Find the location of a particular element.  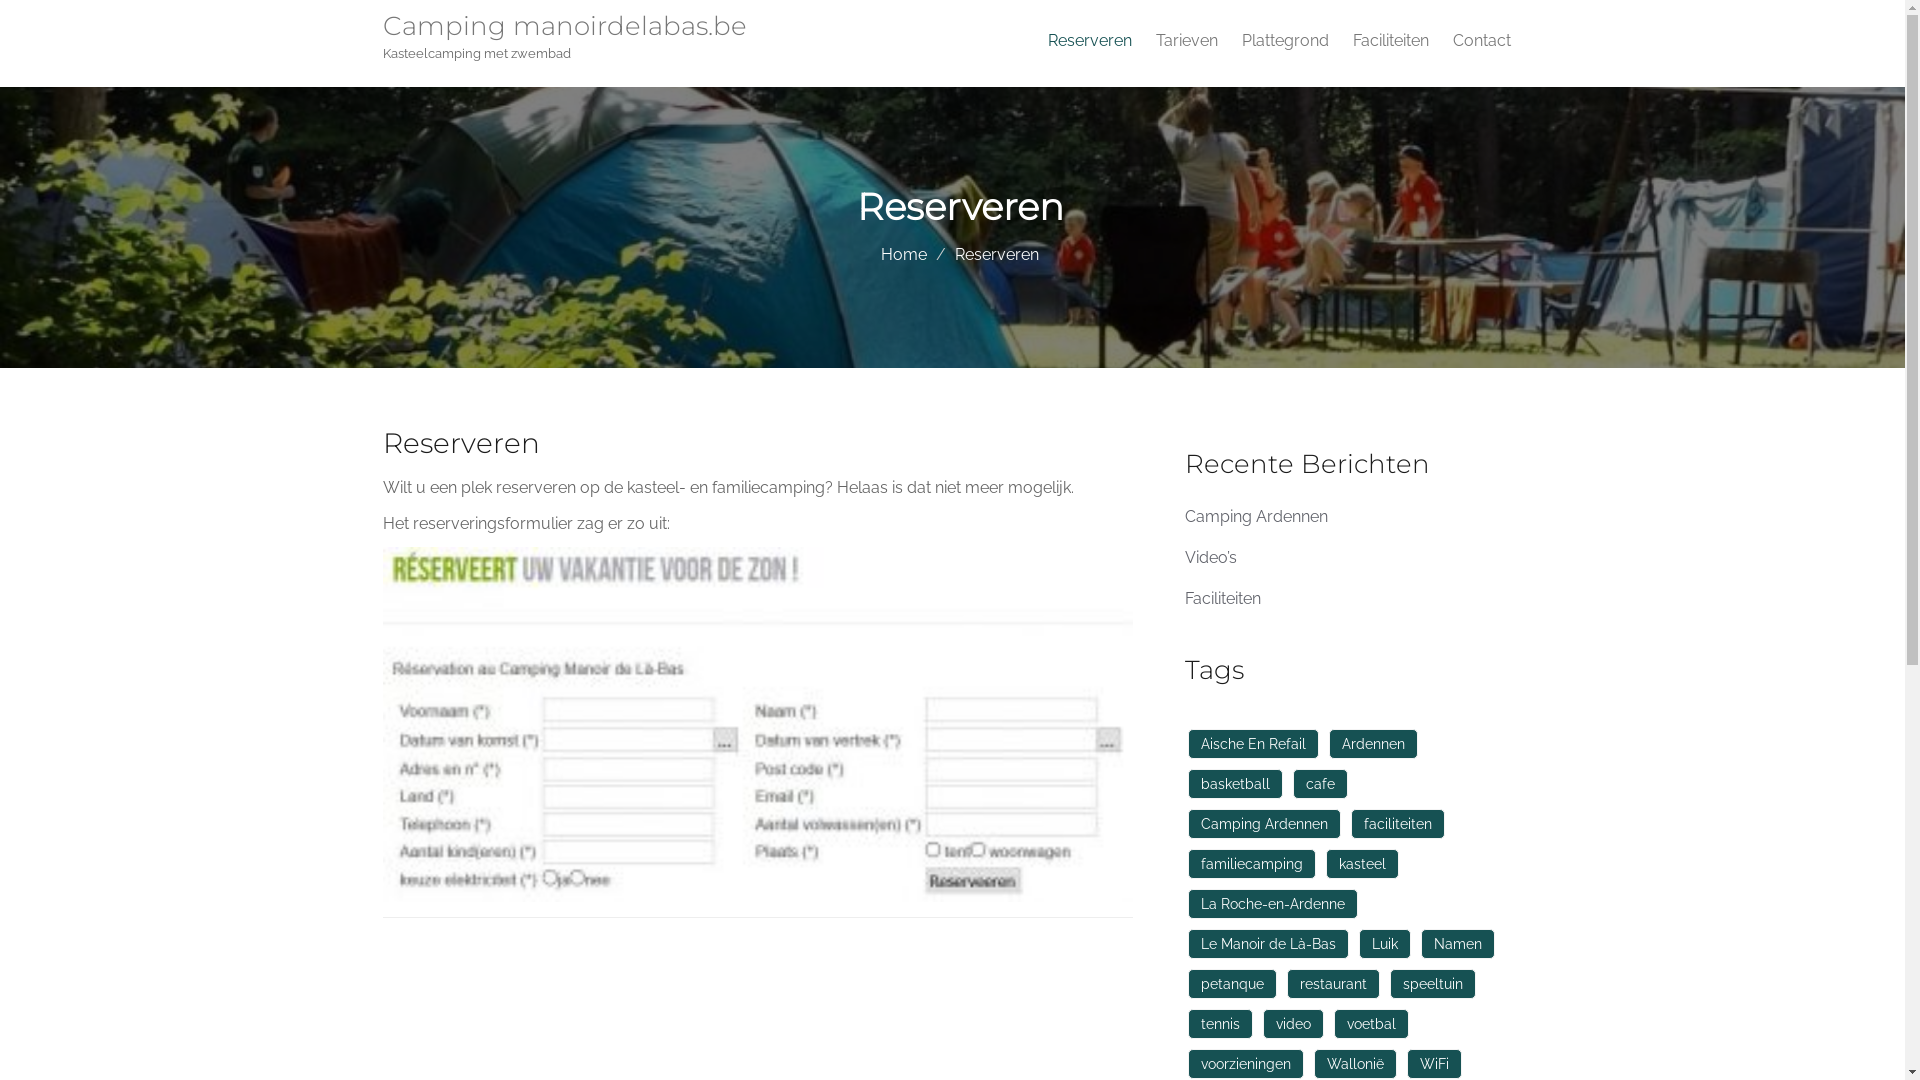

'Tarieven' is located at coordinates (1143, 41).